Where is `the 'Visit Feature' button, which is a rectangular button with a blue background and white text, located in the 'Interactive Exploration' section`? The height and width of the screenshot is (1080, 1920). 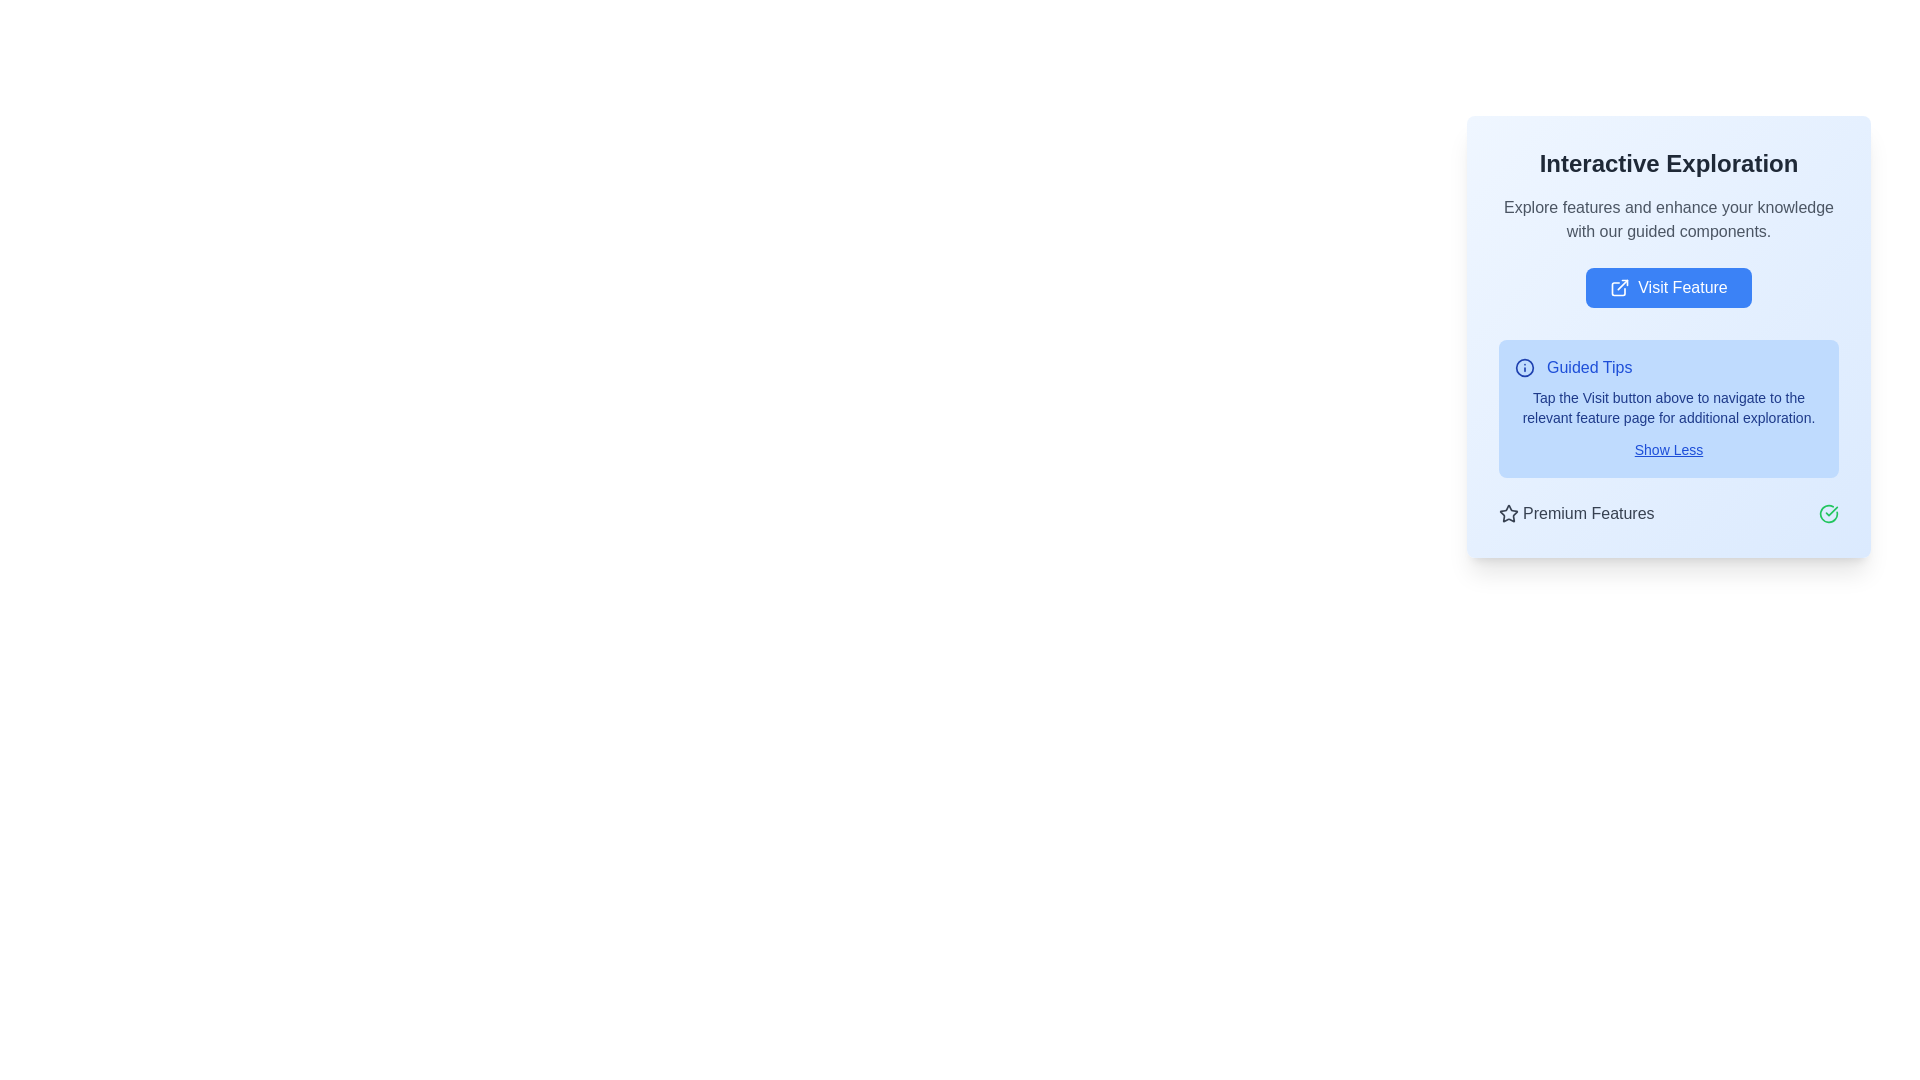
the 'Visit Feature' button, which is a rectangular button with a blue background and white text, located in the 'Interactive Exploration' section is located at coordinates (1669, 288).